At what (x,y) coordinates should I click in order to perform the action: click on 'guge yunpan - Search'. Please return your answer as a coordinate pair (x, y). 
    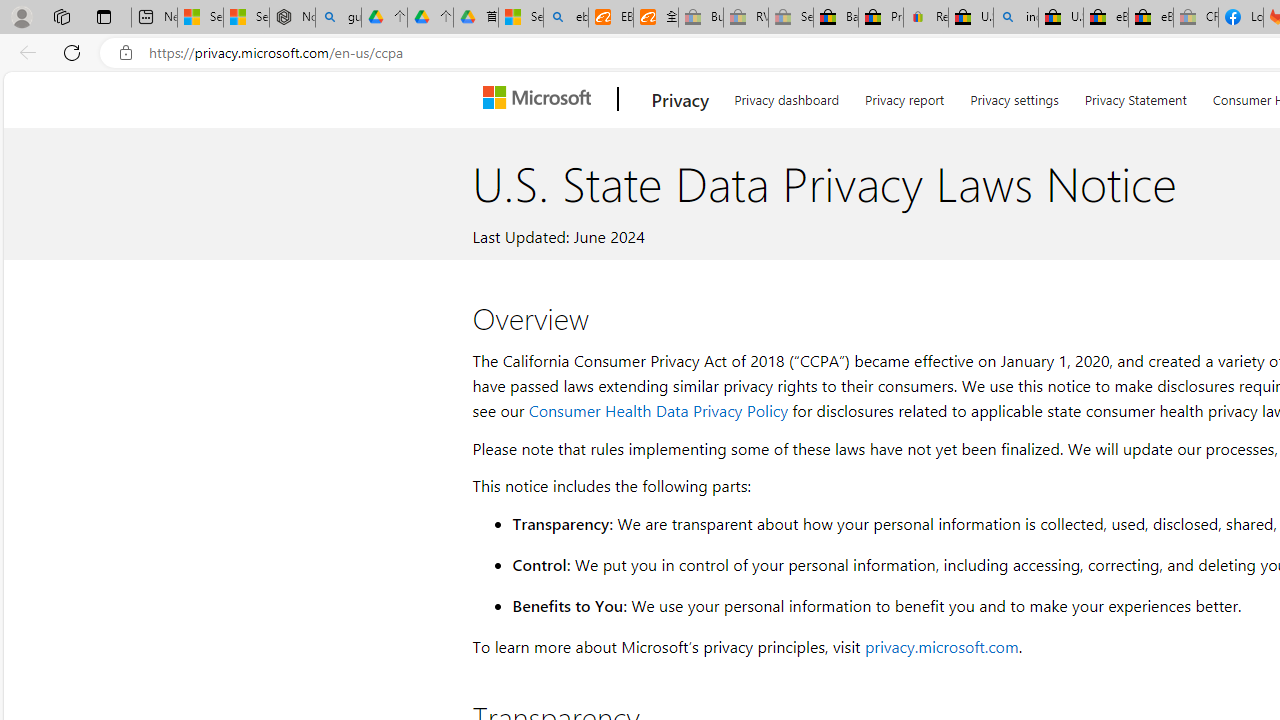
    Looking at the image, I should click on (338, 17).